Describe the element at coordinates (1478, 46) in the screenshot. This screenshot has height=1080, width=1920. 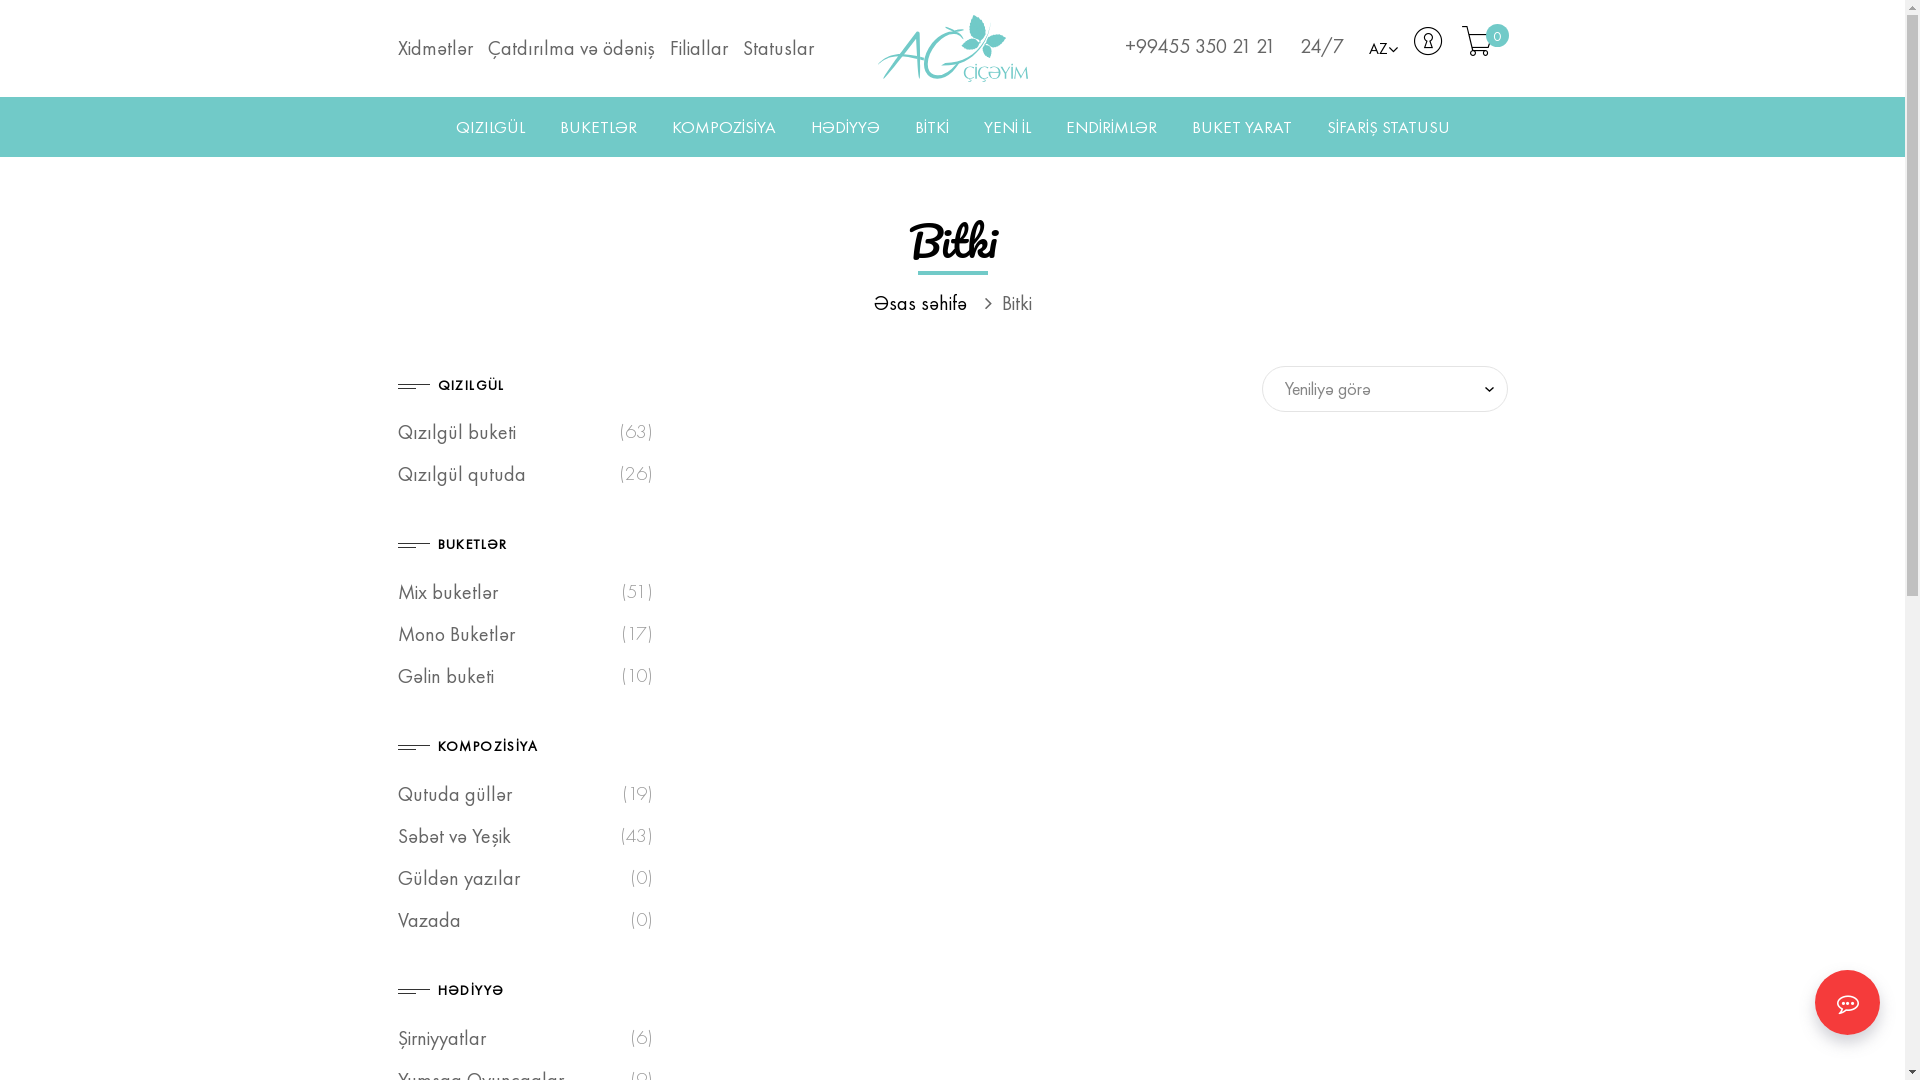
I see `'0'` at that location.